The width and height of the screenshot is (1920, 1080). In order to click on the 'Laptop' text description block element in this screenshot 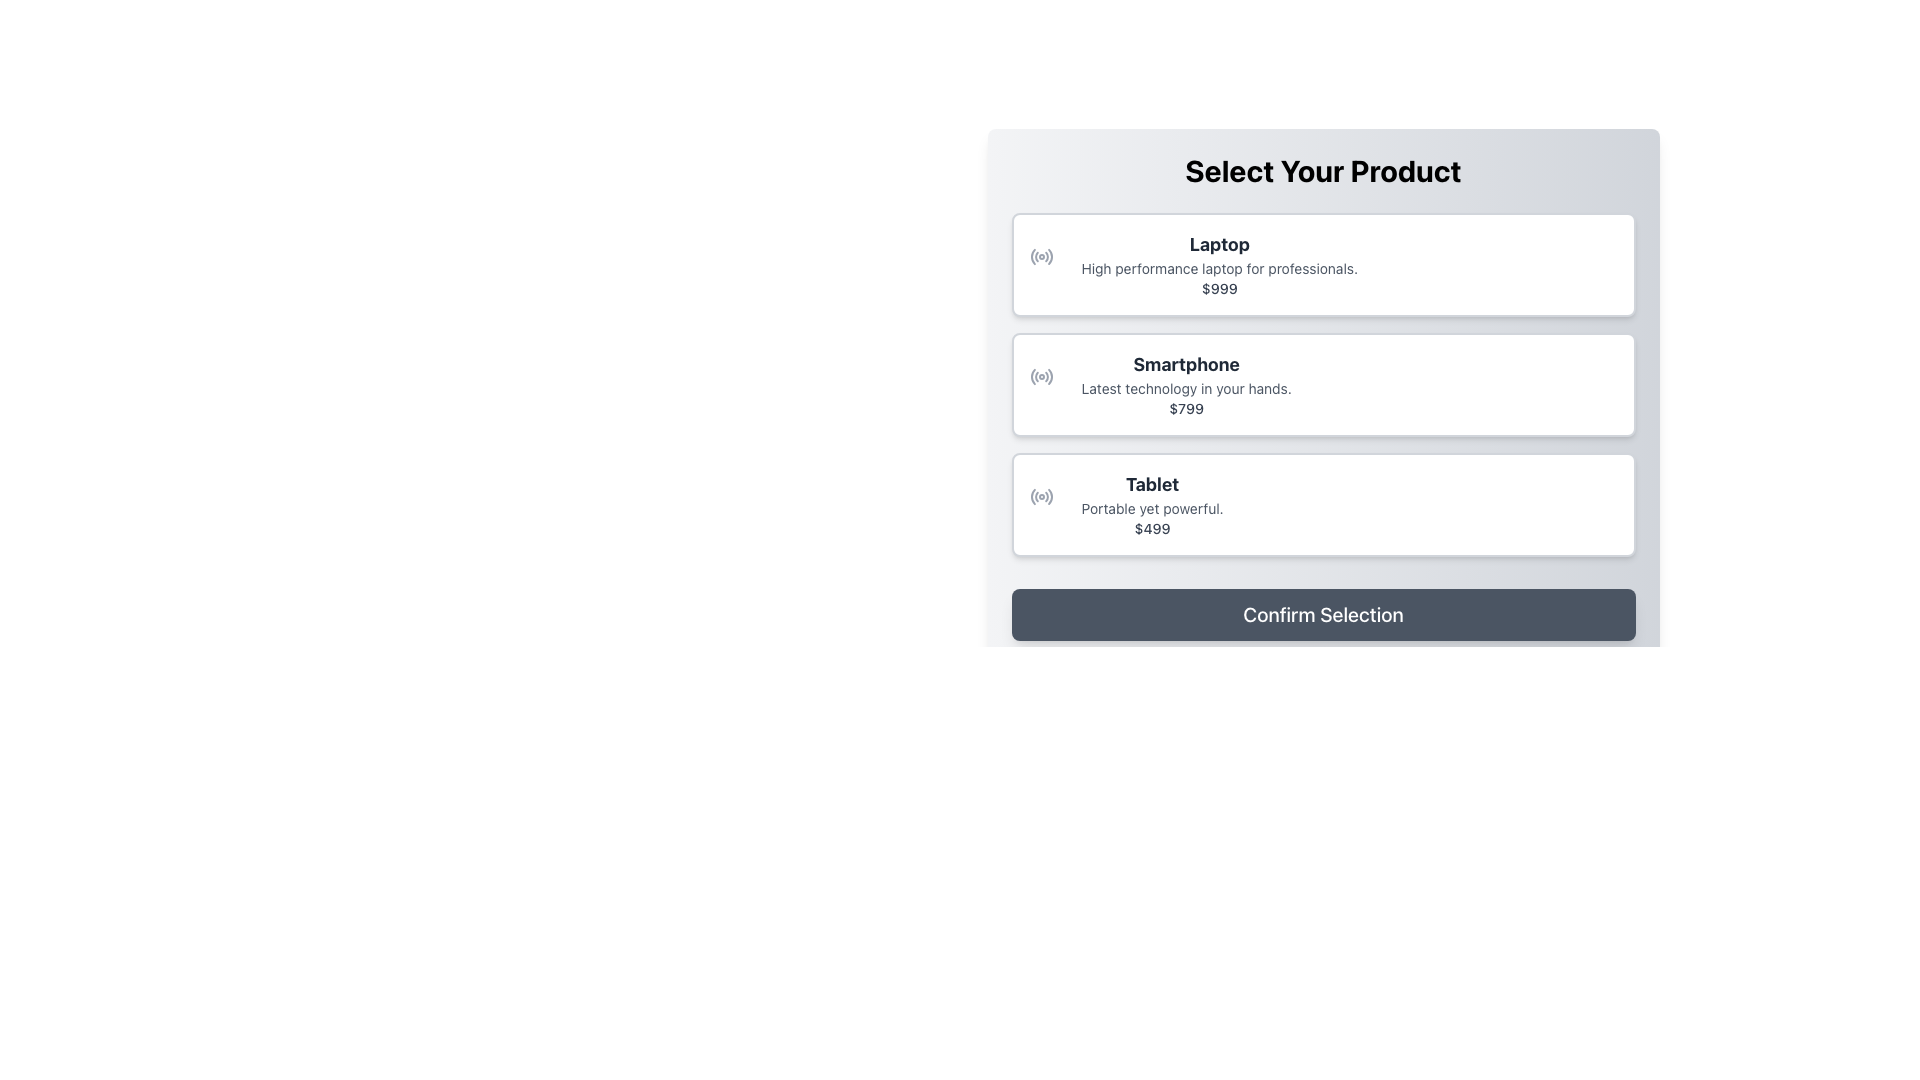, I will do `click(1218, 264)`.